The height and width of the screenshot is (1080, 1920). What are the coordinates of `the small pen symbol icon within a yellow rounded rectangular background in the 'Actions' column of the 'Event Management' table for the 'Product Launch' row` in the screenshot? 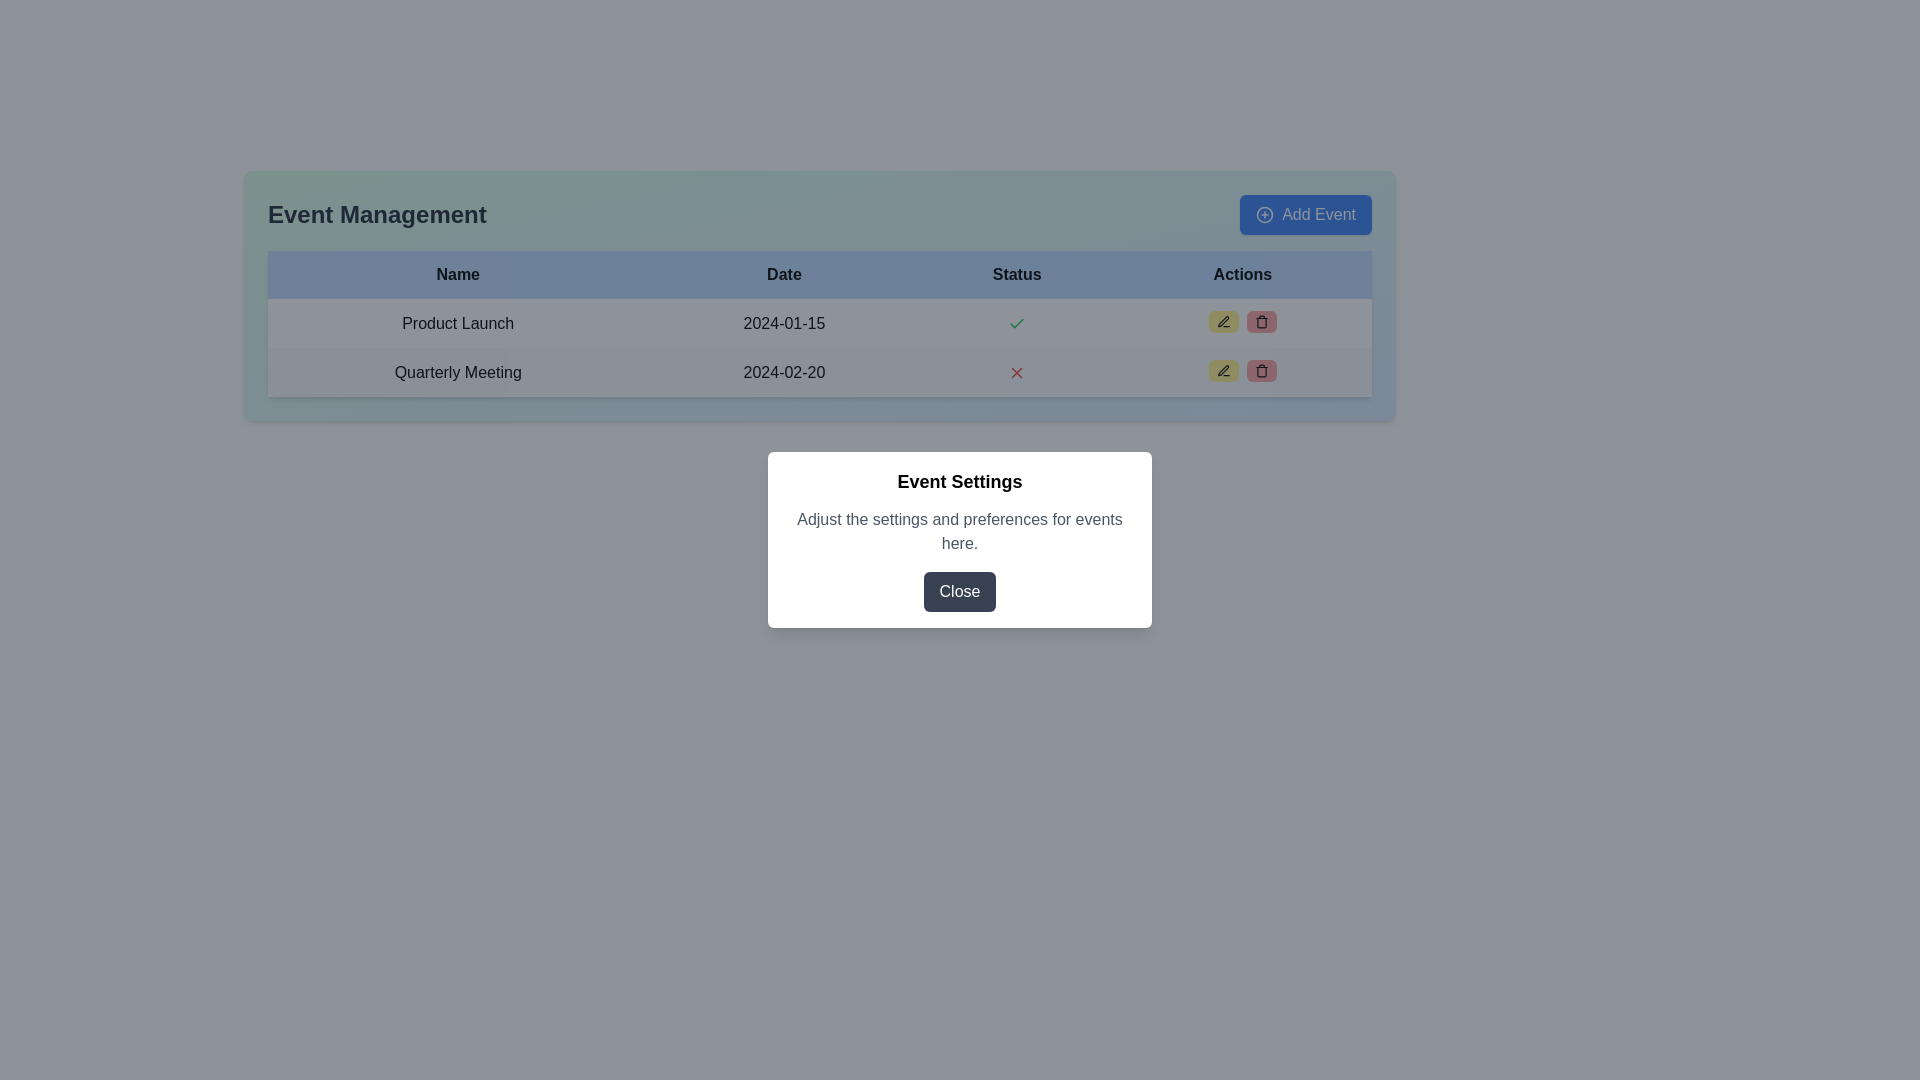 It's located at (1223, 370).